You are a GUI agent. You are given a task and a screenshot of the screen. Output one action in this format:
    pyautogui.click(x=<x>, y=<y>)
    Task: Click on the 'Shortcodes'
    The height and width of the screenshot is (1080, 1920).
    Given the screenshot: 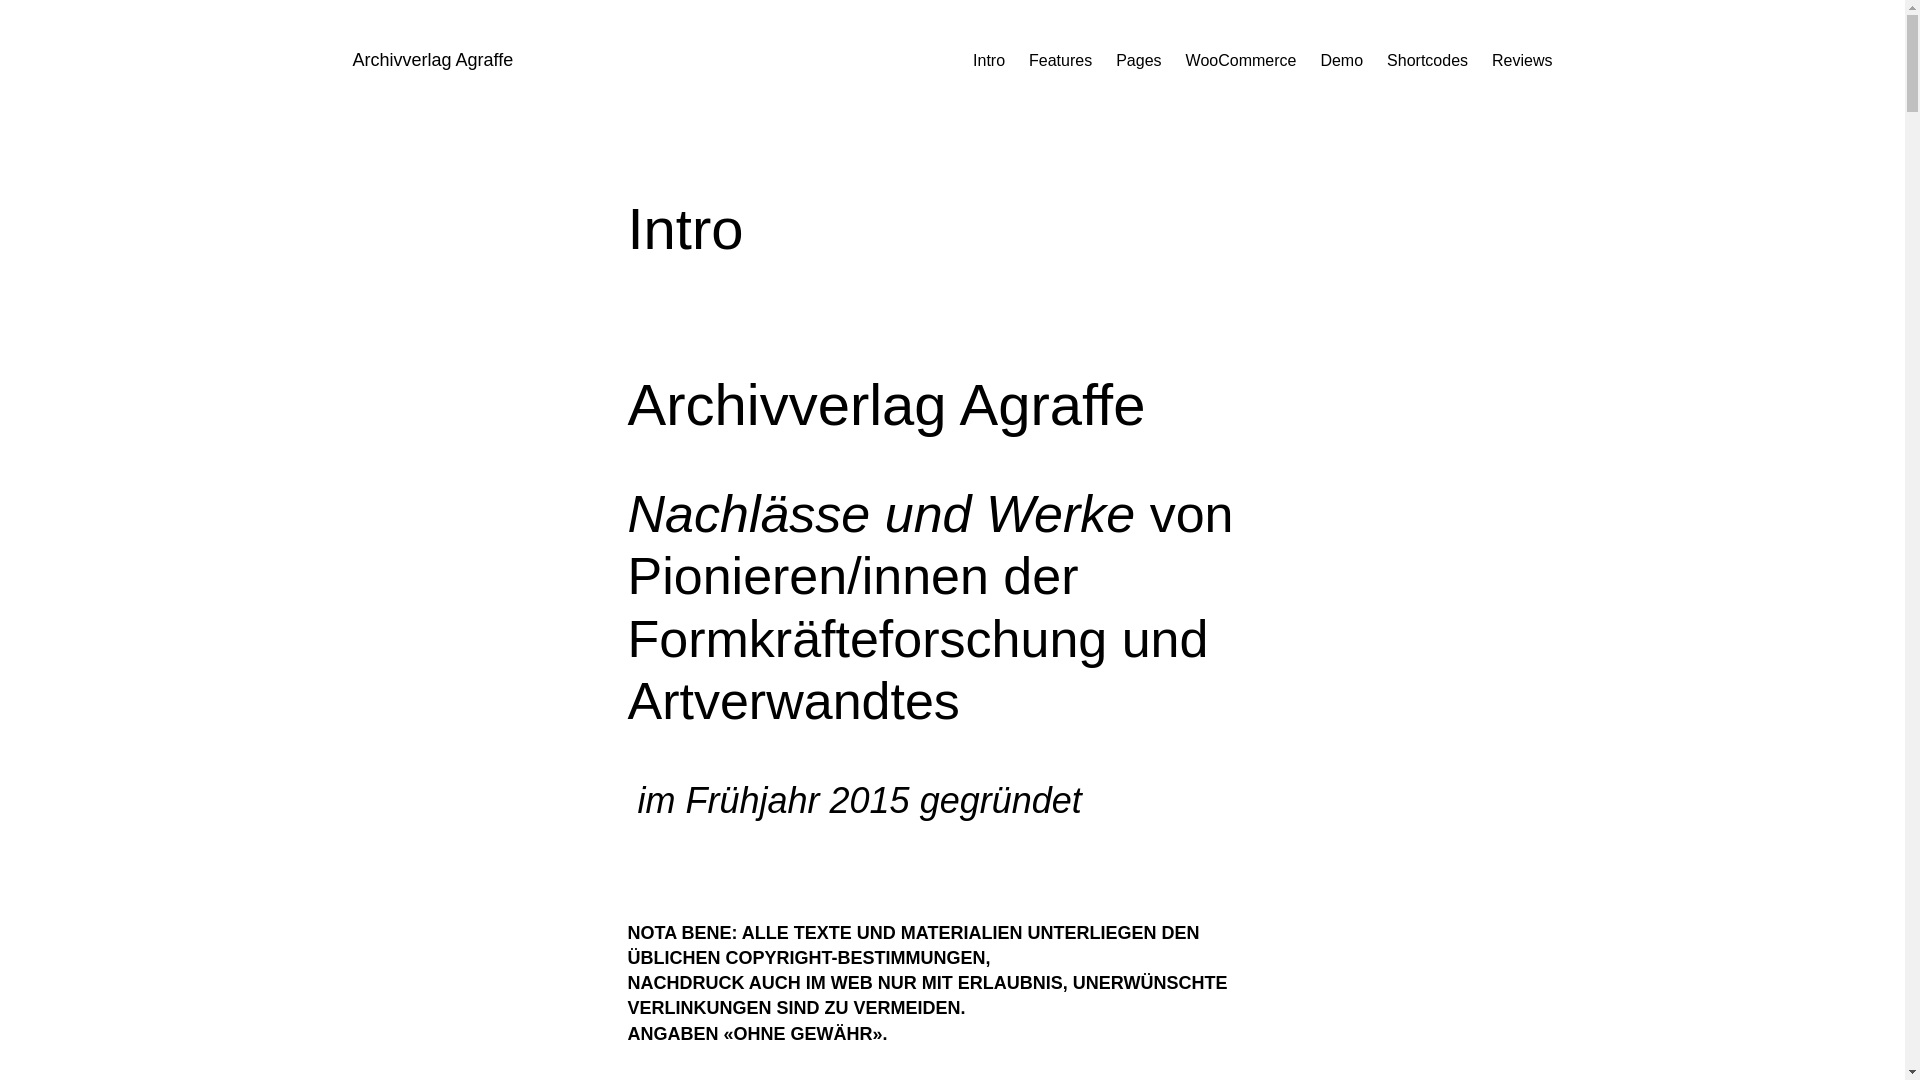 What is the action you would take?
    pyautogui.click(x=1426, y=60)
    